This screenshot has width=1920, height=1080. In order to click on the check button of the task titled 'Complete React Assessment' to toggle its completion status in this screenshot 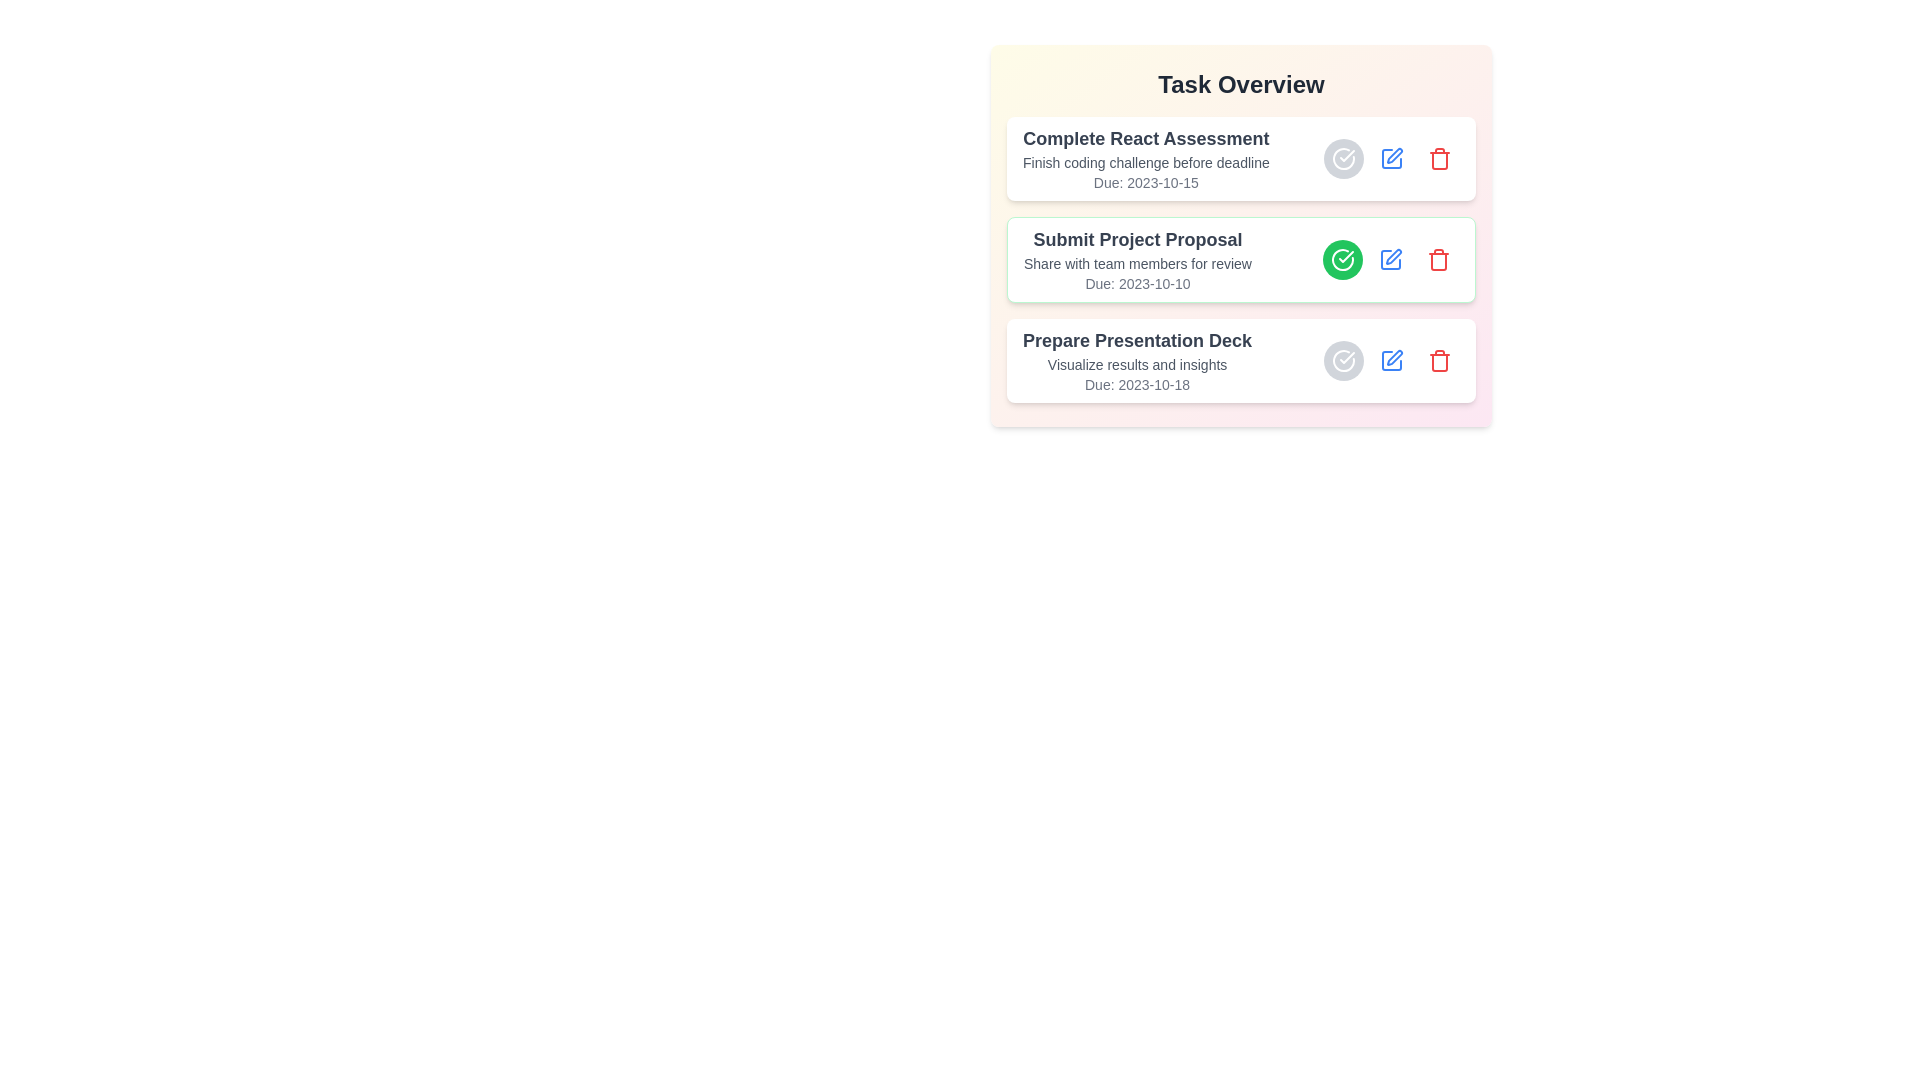, I will do `click(1344, 157)`.